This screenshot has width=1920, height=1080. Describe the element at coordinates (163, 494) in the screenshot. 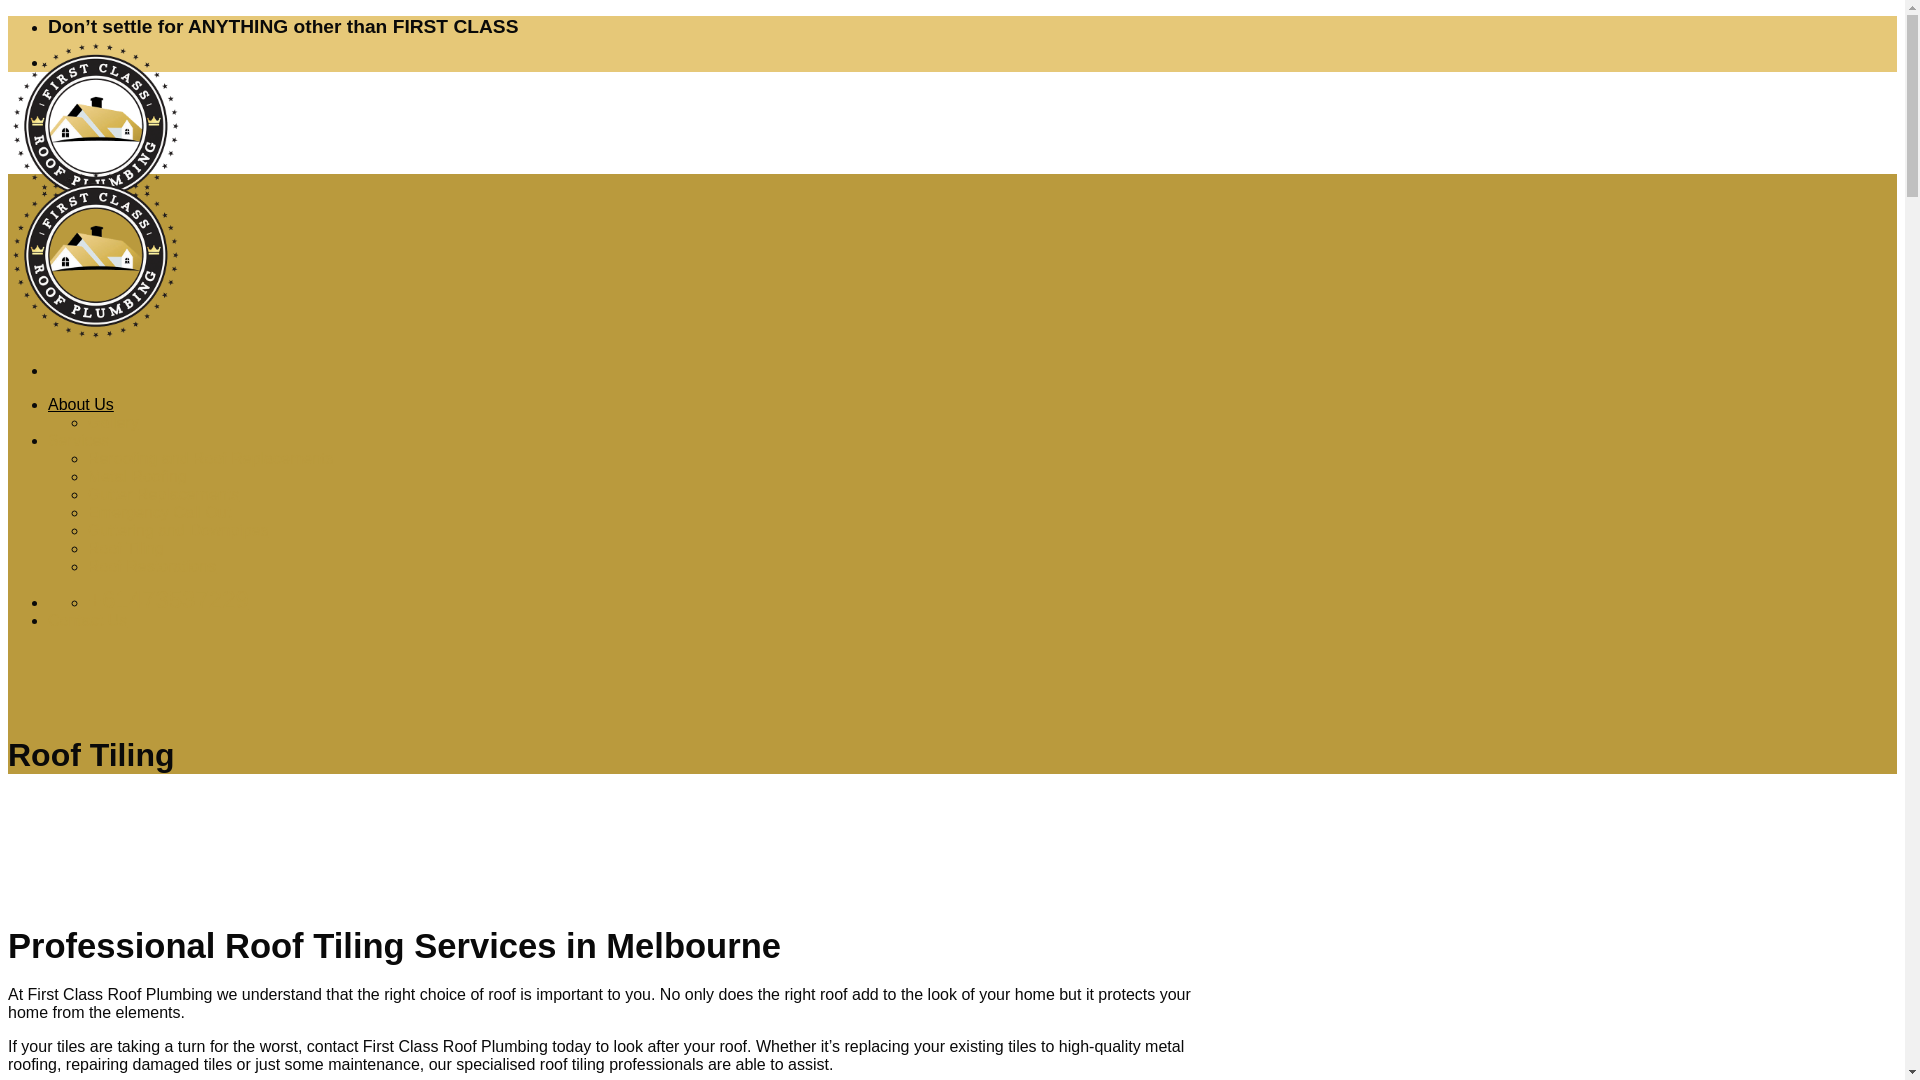

I see `'Gutter Replacements'` at that location.